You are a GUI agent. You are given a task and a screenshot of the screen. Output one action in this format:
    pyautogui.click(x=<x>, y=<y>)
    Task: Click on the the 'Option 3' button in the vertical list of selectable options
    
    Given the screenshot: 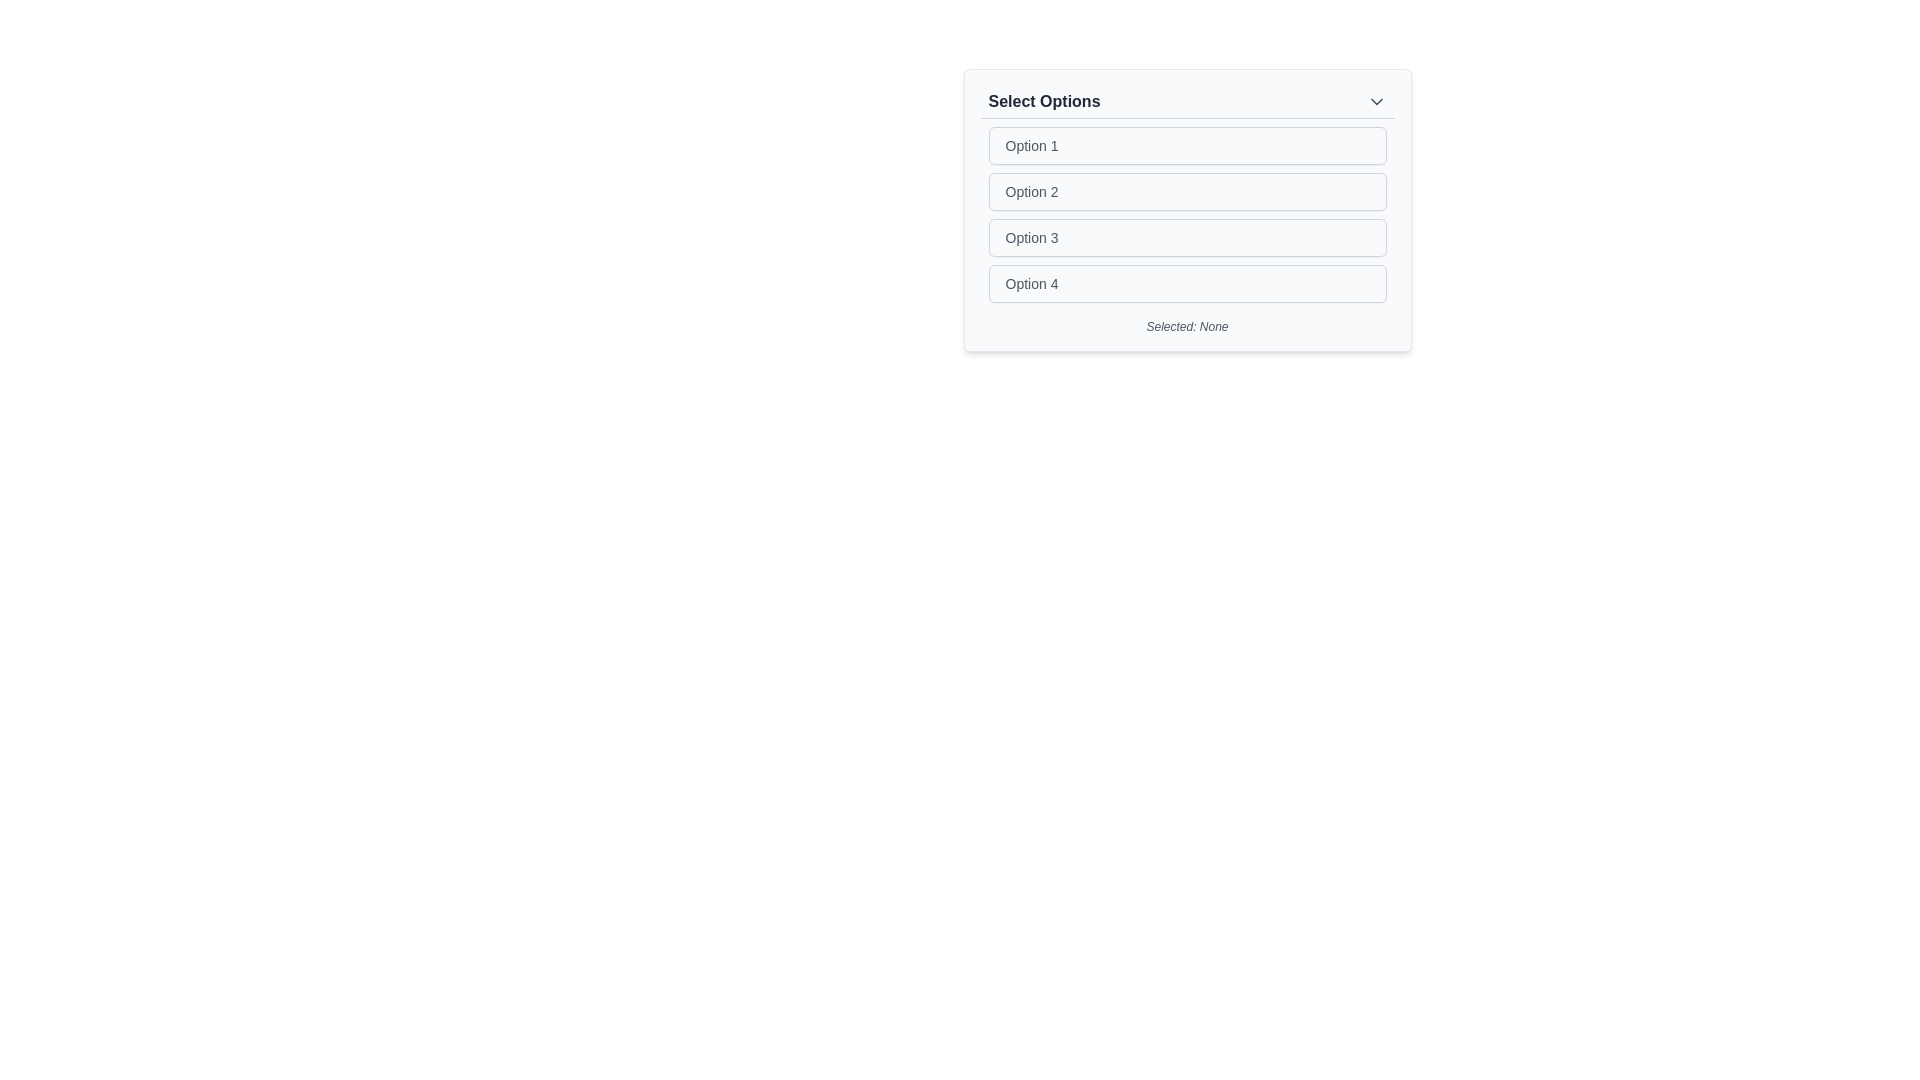 What is the action you would take?
    pyautogui.click(x=1187, y=237)
    